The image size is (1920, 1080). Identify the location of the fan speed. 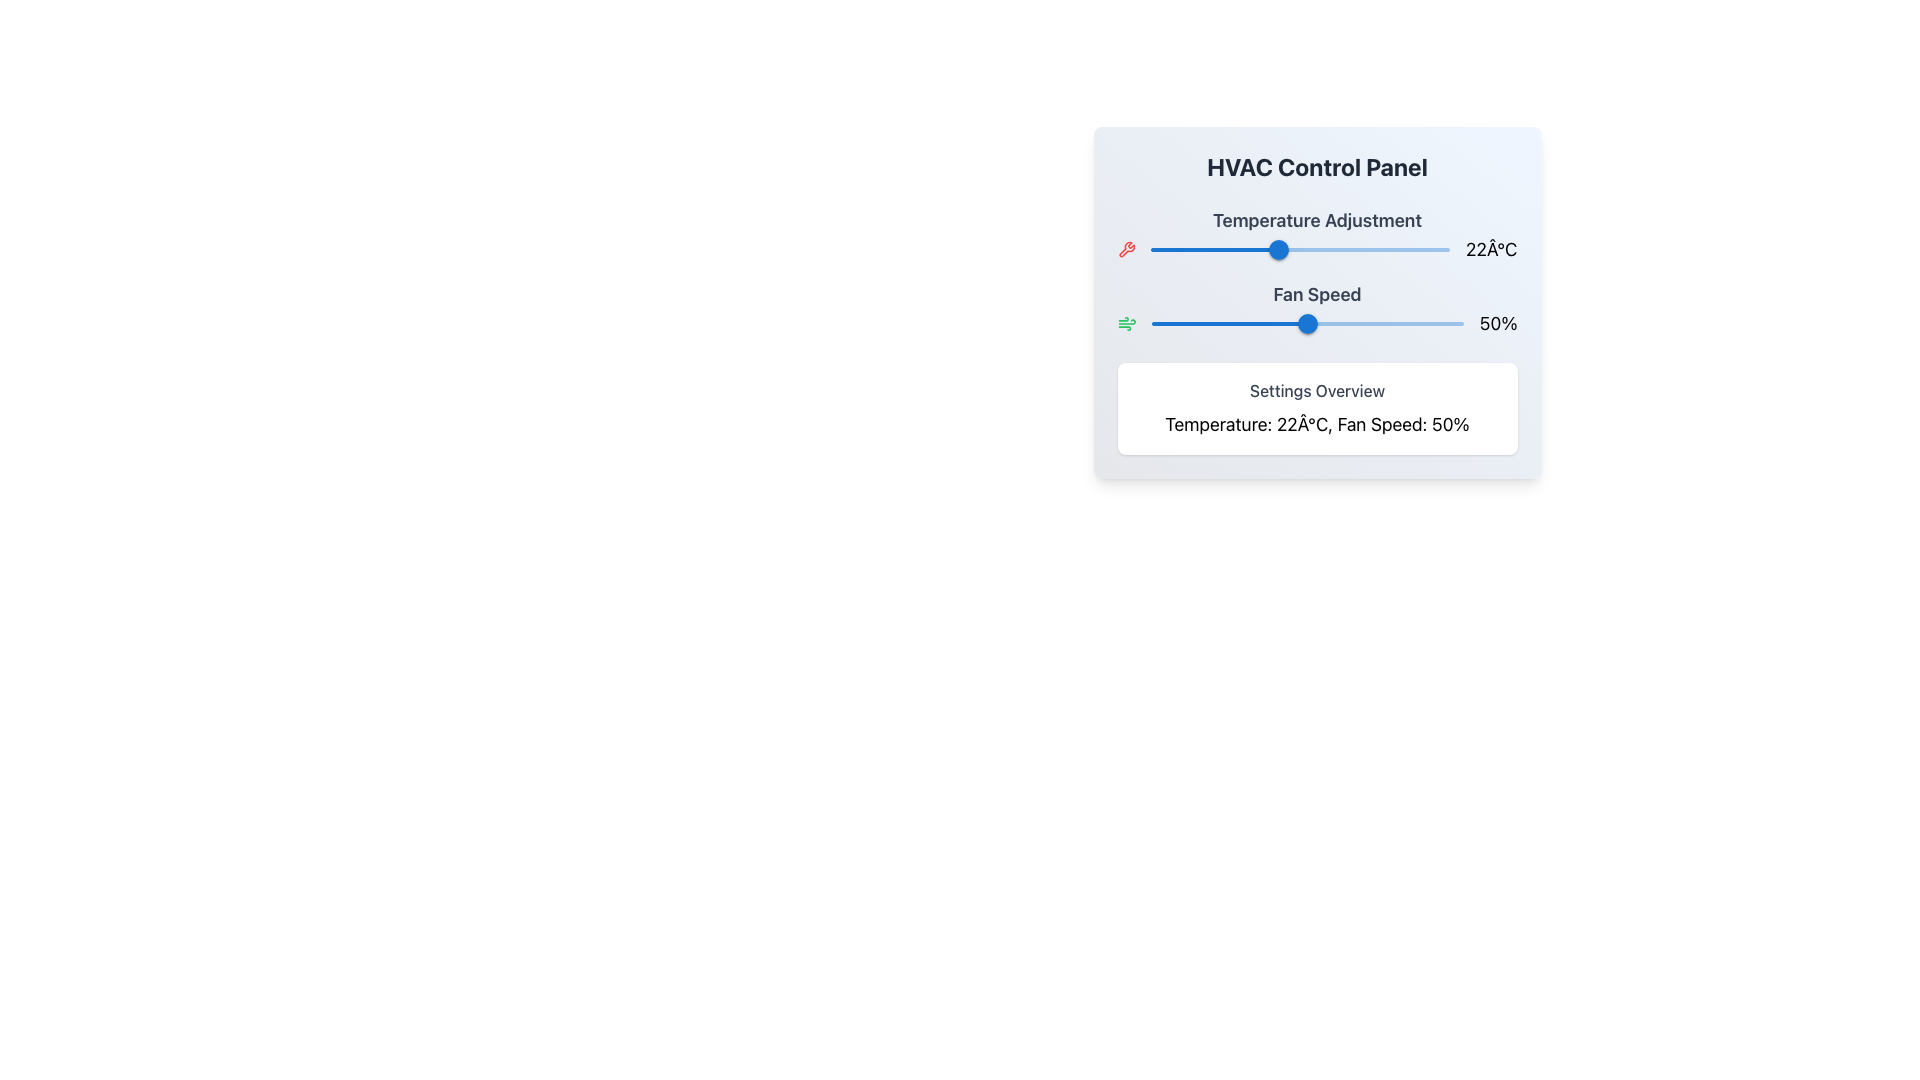
(1434, 323).